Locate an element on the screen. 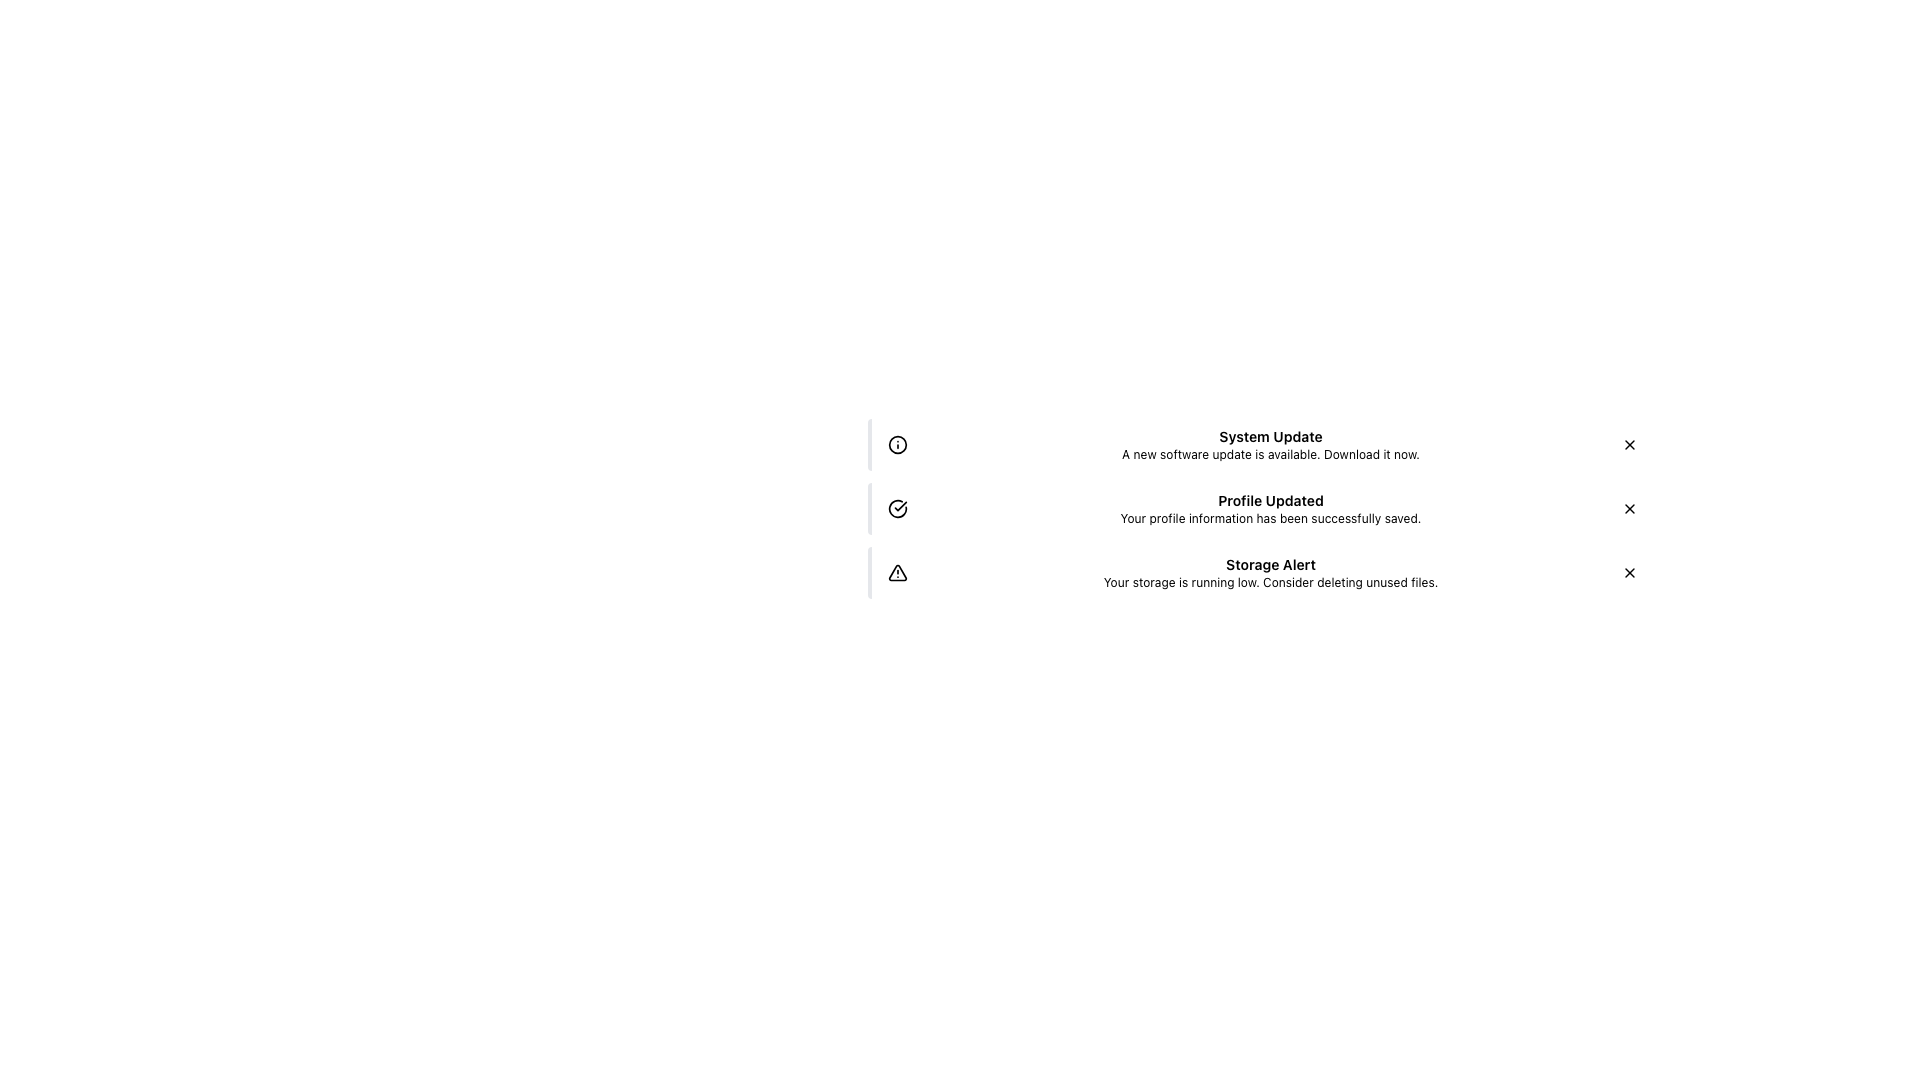 This screenshot has width=1920, height=1080. the notification message indicating successful profile update, which is the second notification in a vertical stack of three notifications is located at coordinates (1260, 508).